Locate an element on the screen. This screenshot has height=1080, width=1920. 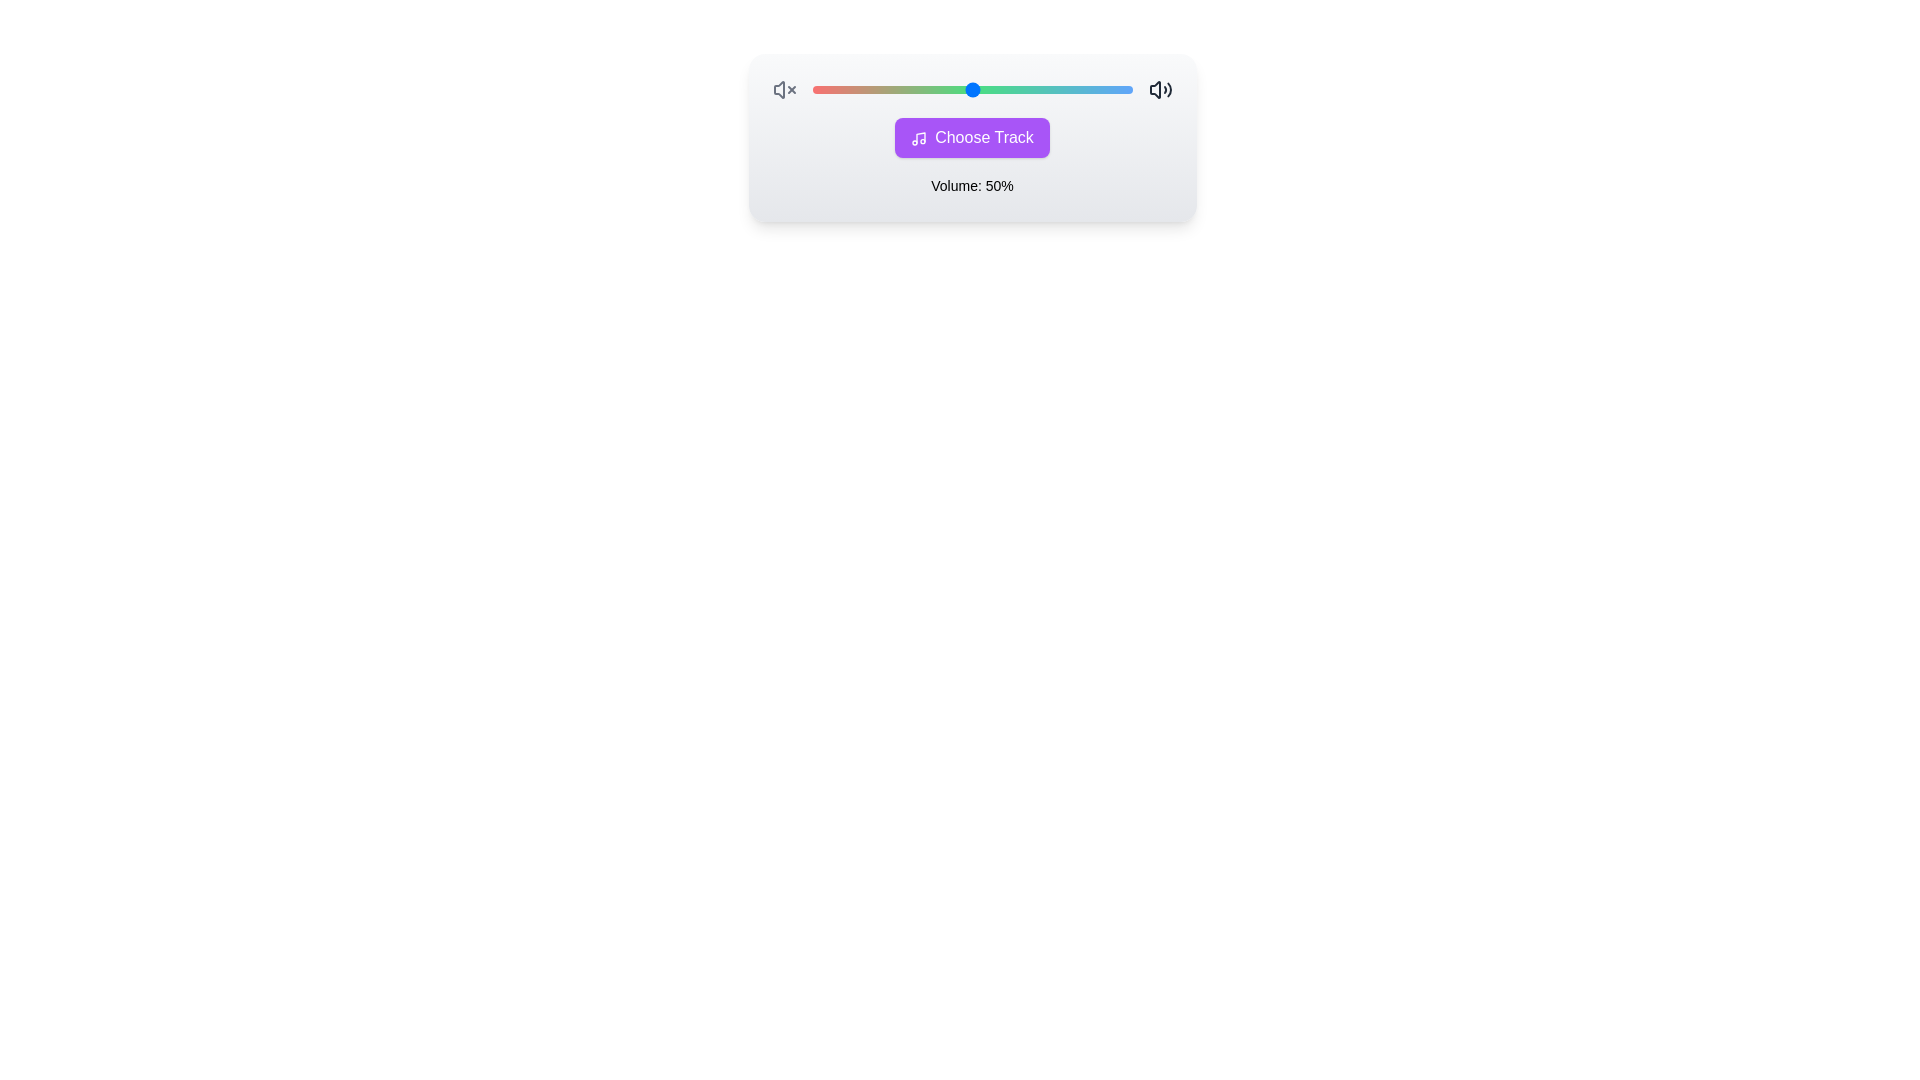
the volume slider to set the volume to 54% is located at coordinates (812, 88).